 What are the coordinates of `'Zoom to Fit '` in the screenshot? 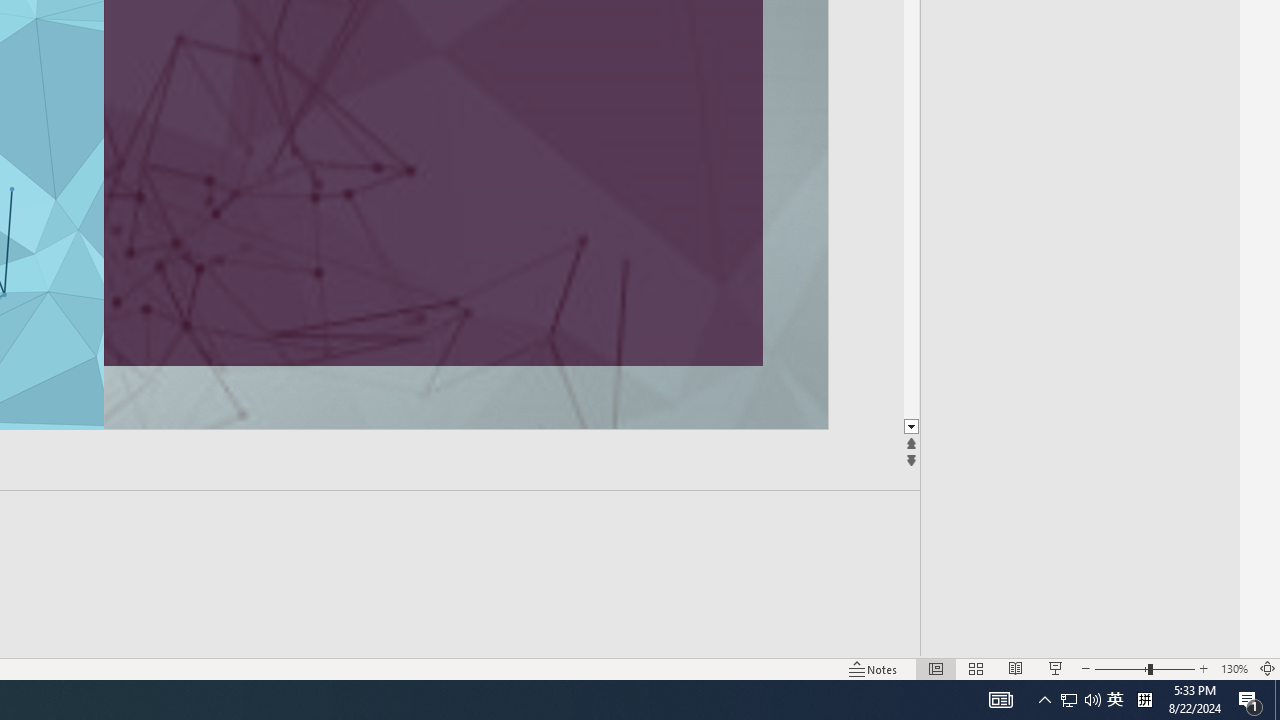 It's located at (1266, 669).